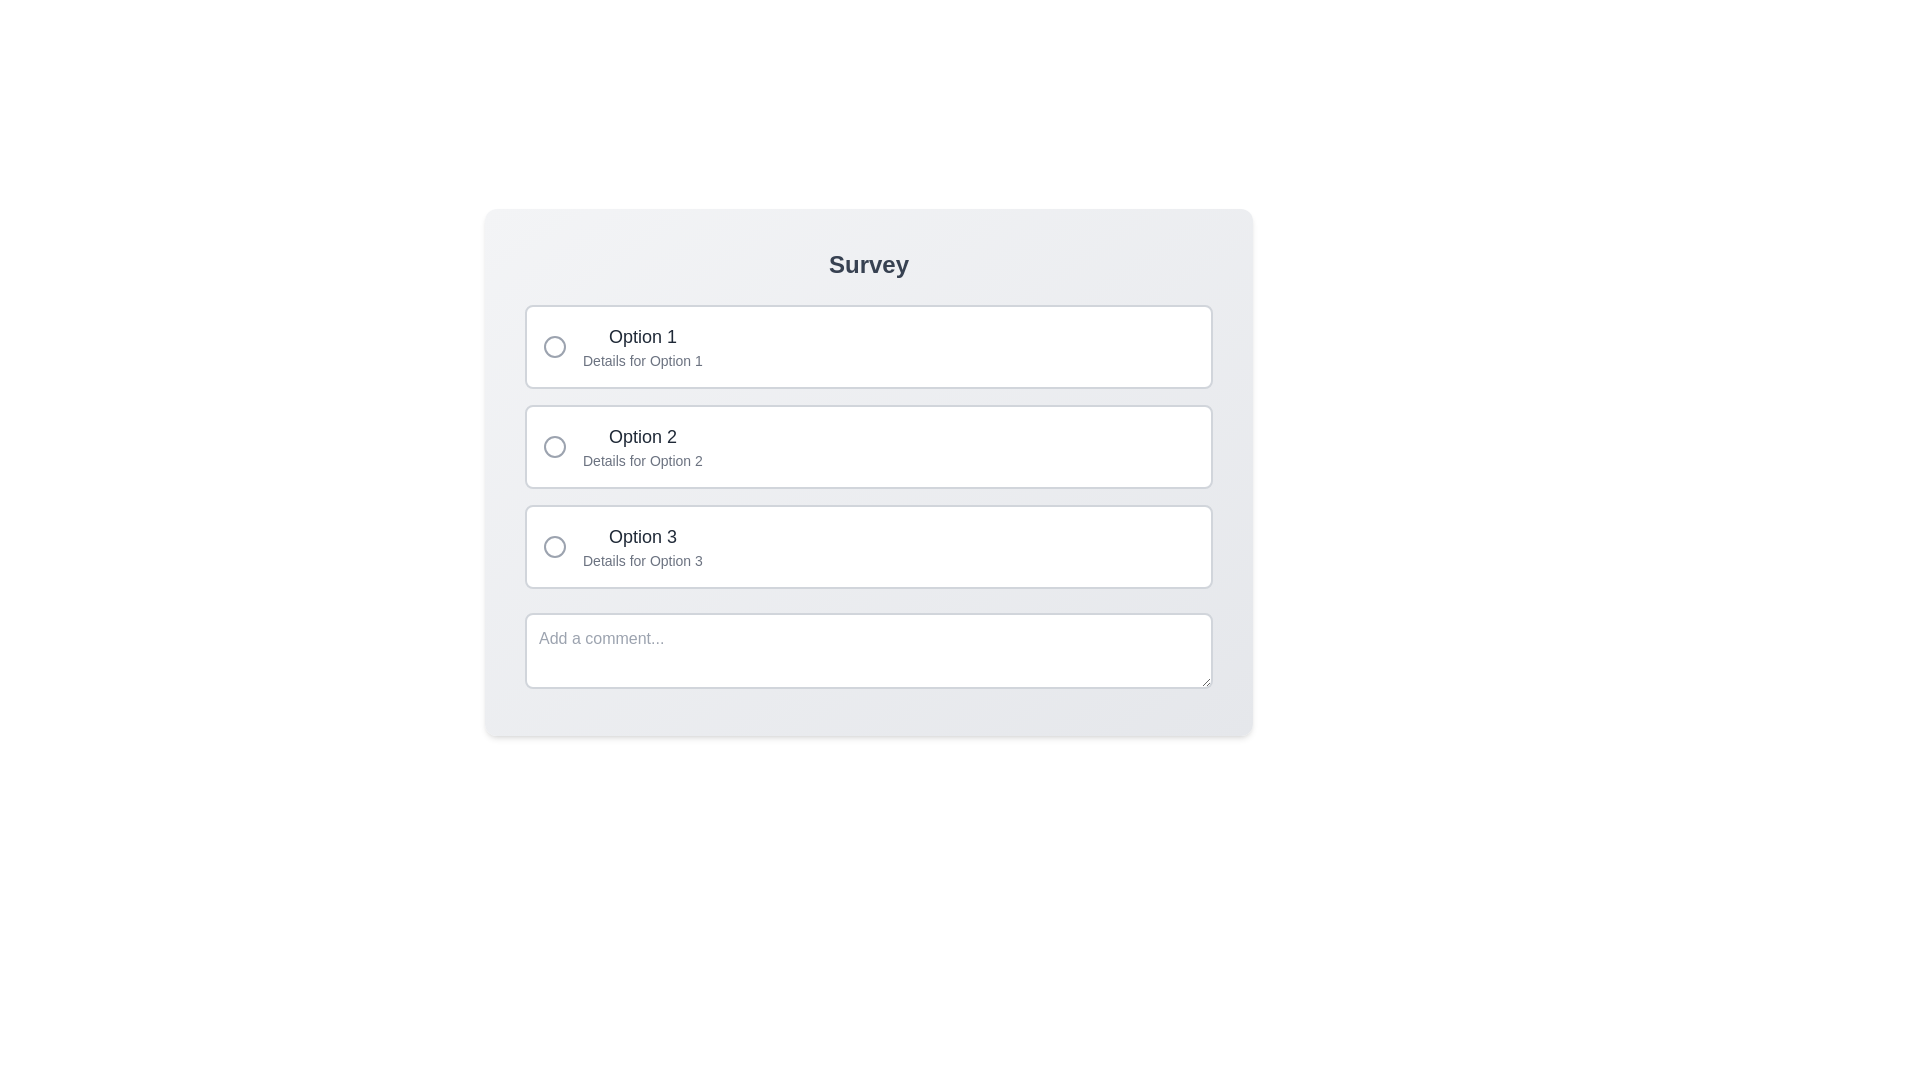 This screenshot has width=1920, height=1080. What do you see at coordinates (555, 346) in the screenshot?
I see `the radio button for selecting 'Option 1' in the survey` at bounding box center [555, 346].